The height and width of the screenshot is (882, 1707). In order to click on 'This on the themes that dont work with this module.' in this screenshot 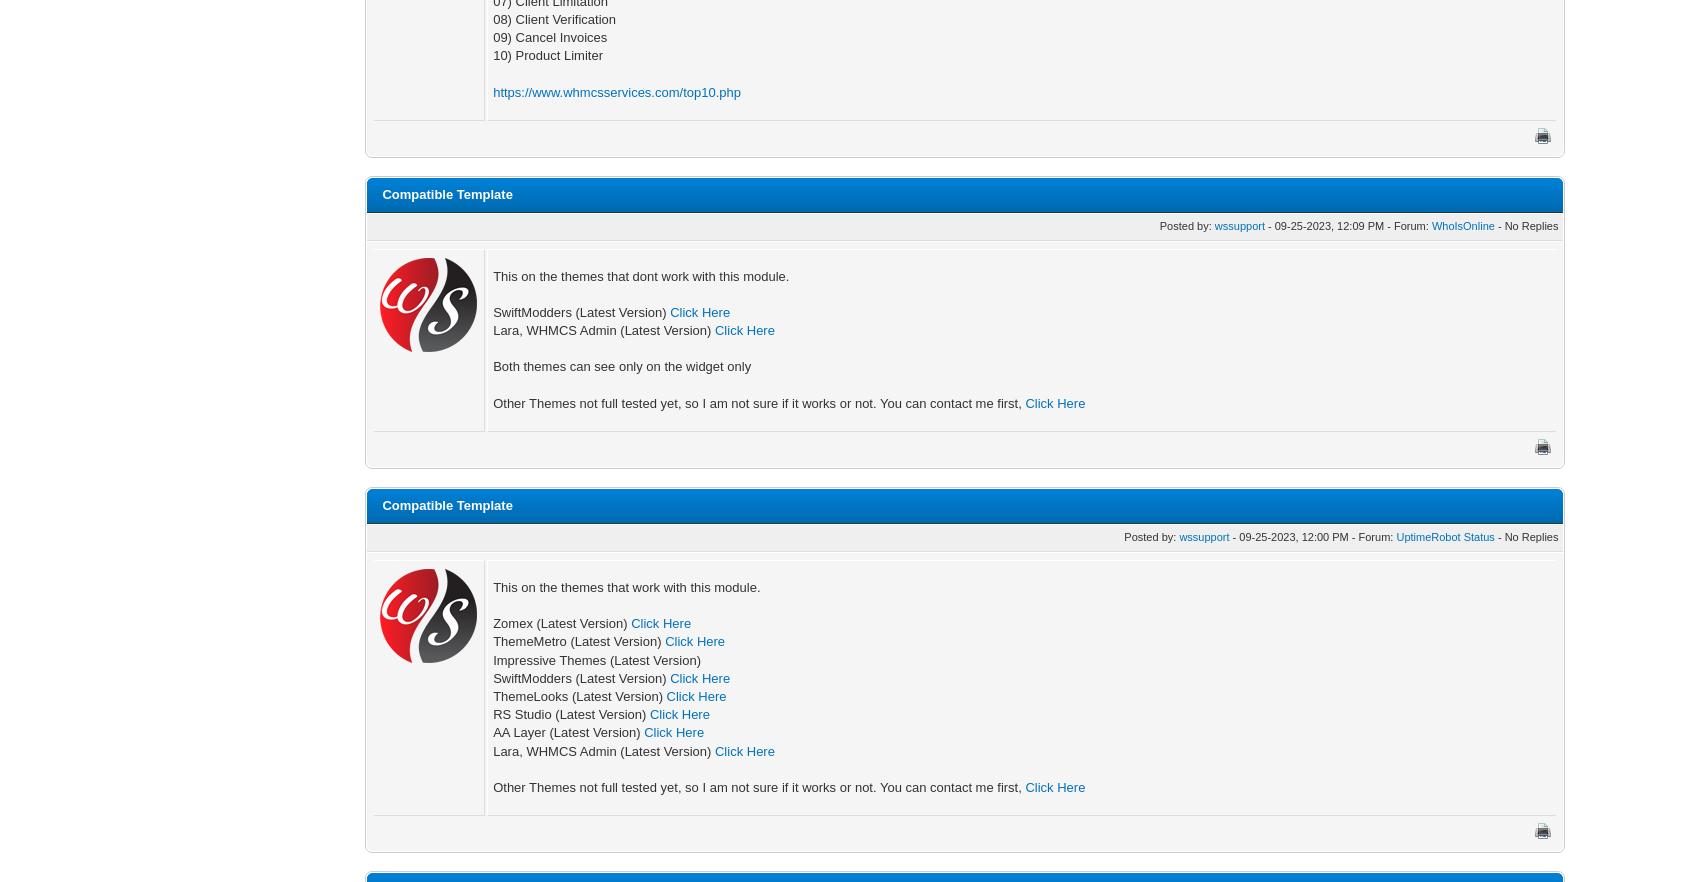, I will do `click(640, 275)`.